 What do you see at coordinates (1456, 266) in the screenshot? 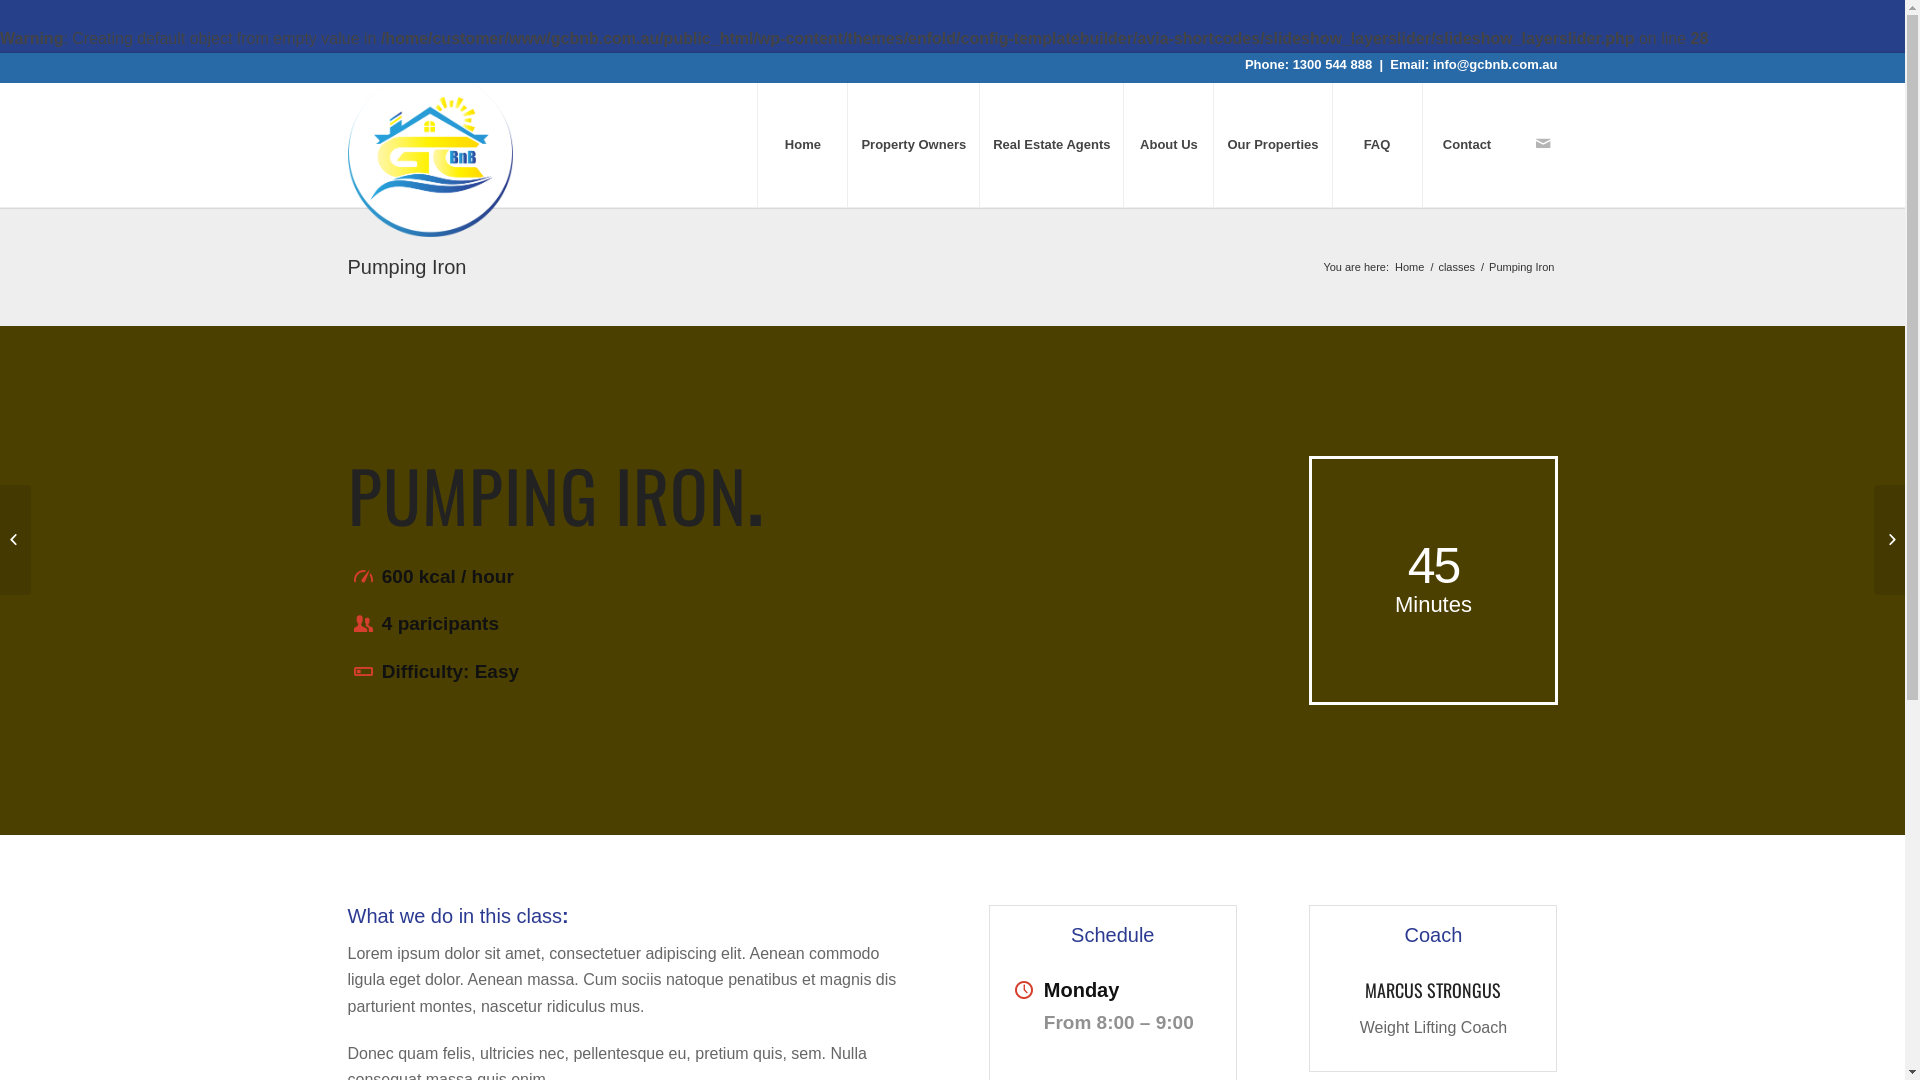
I see `'classes'` at bounding box center [1456, 266].